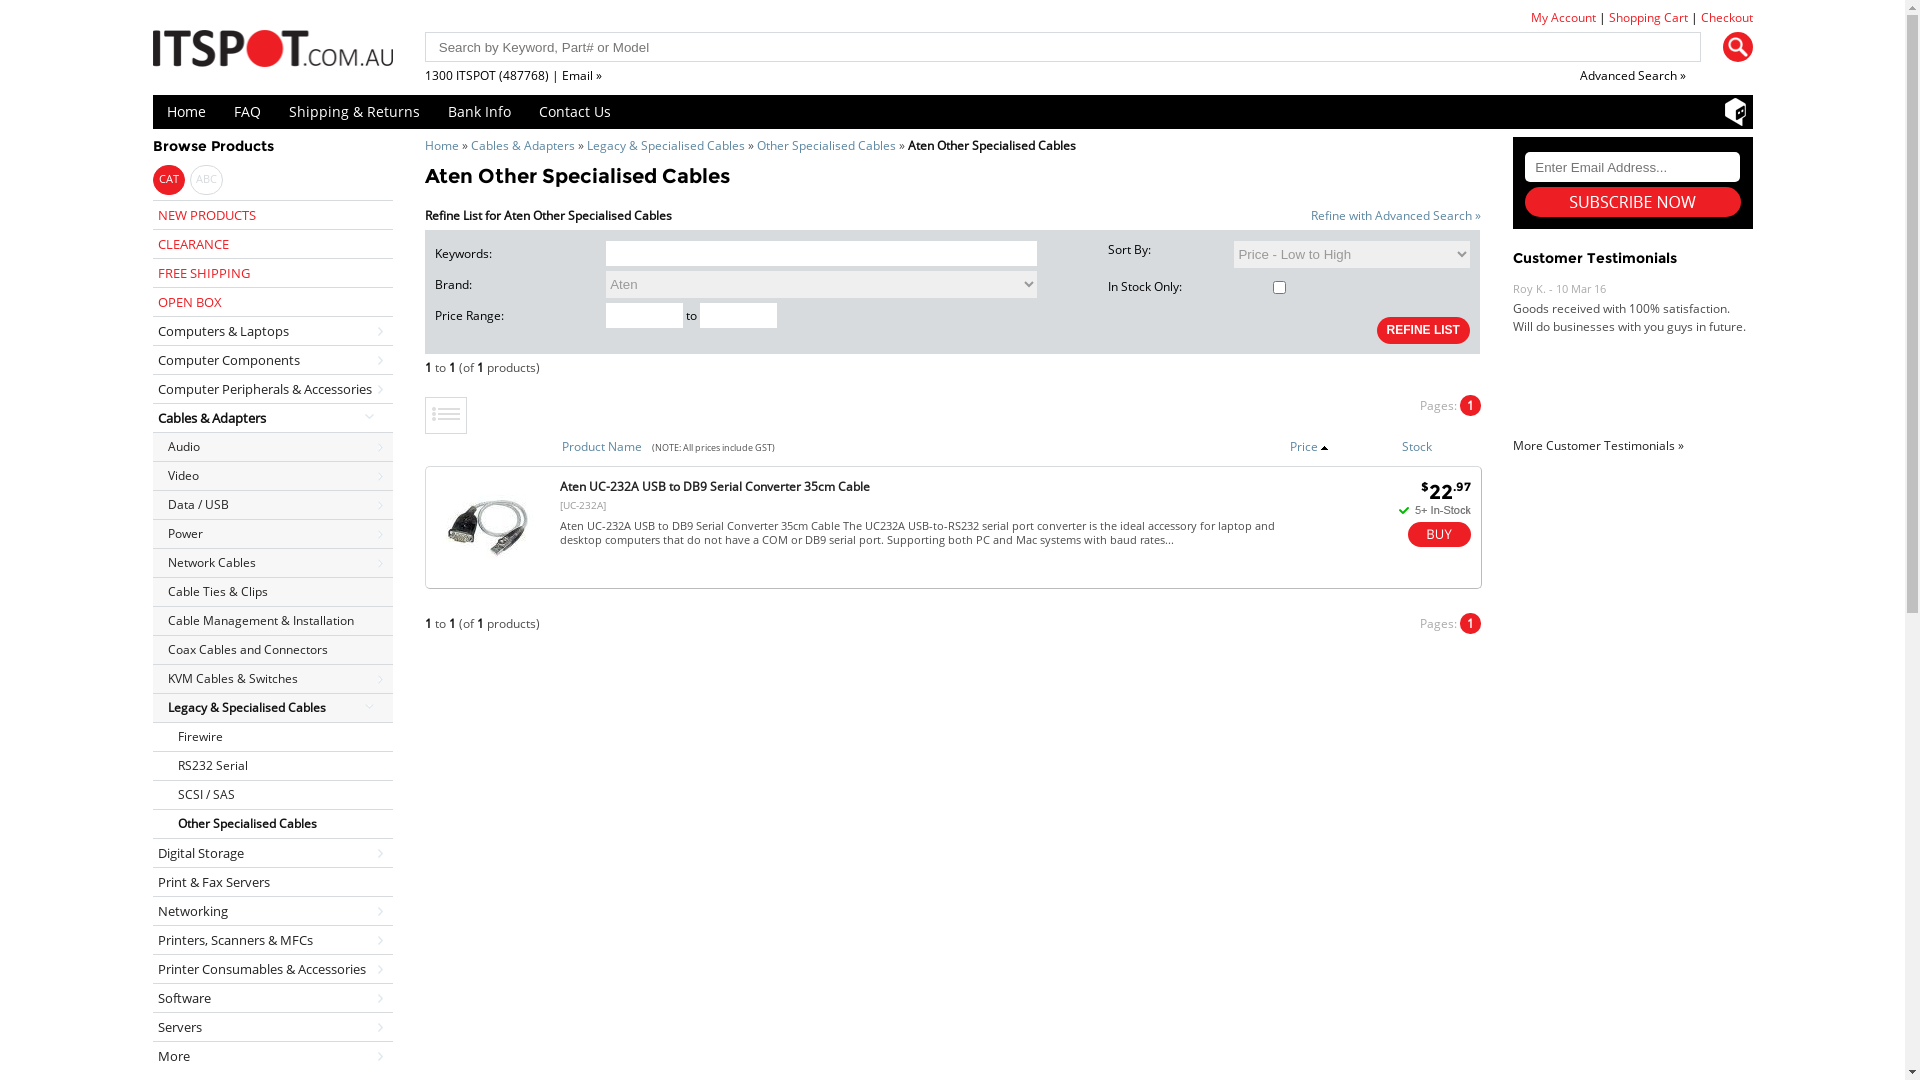  What do you see at coordinates (271, 47) in the screenshot?
I see `'ITSpot Online Computer Store'` at bounding box center [271, 47].